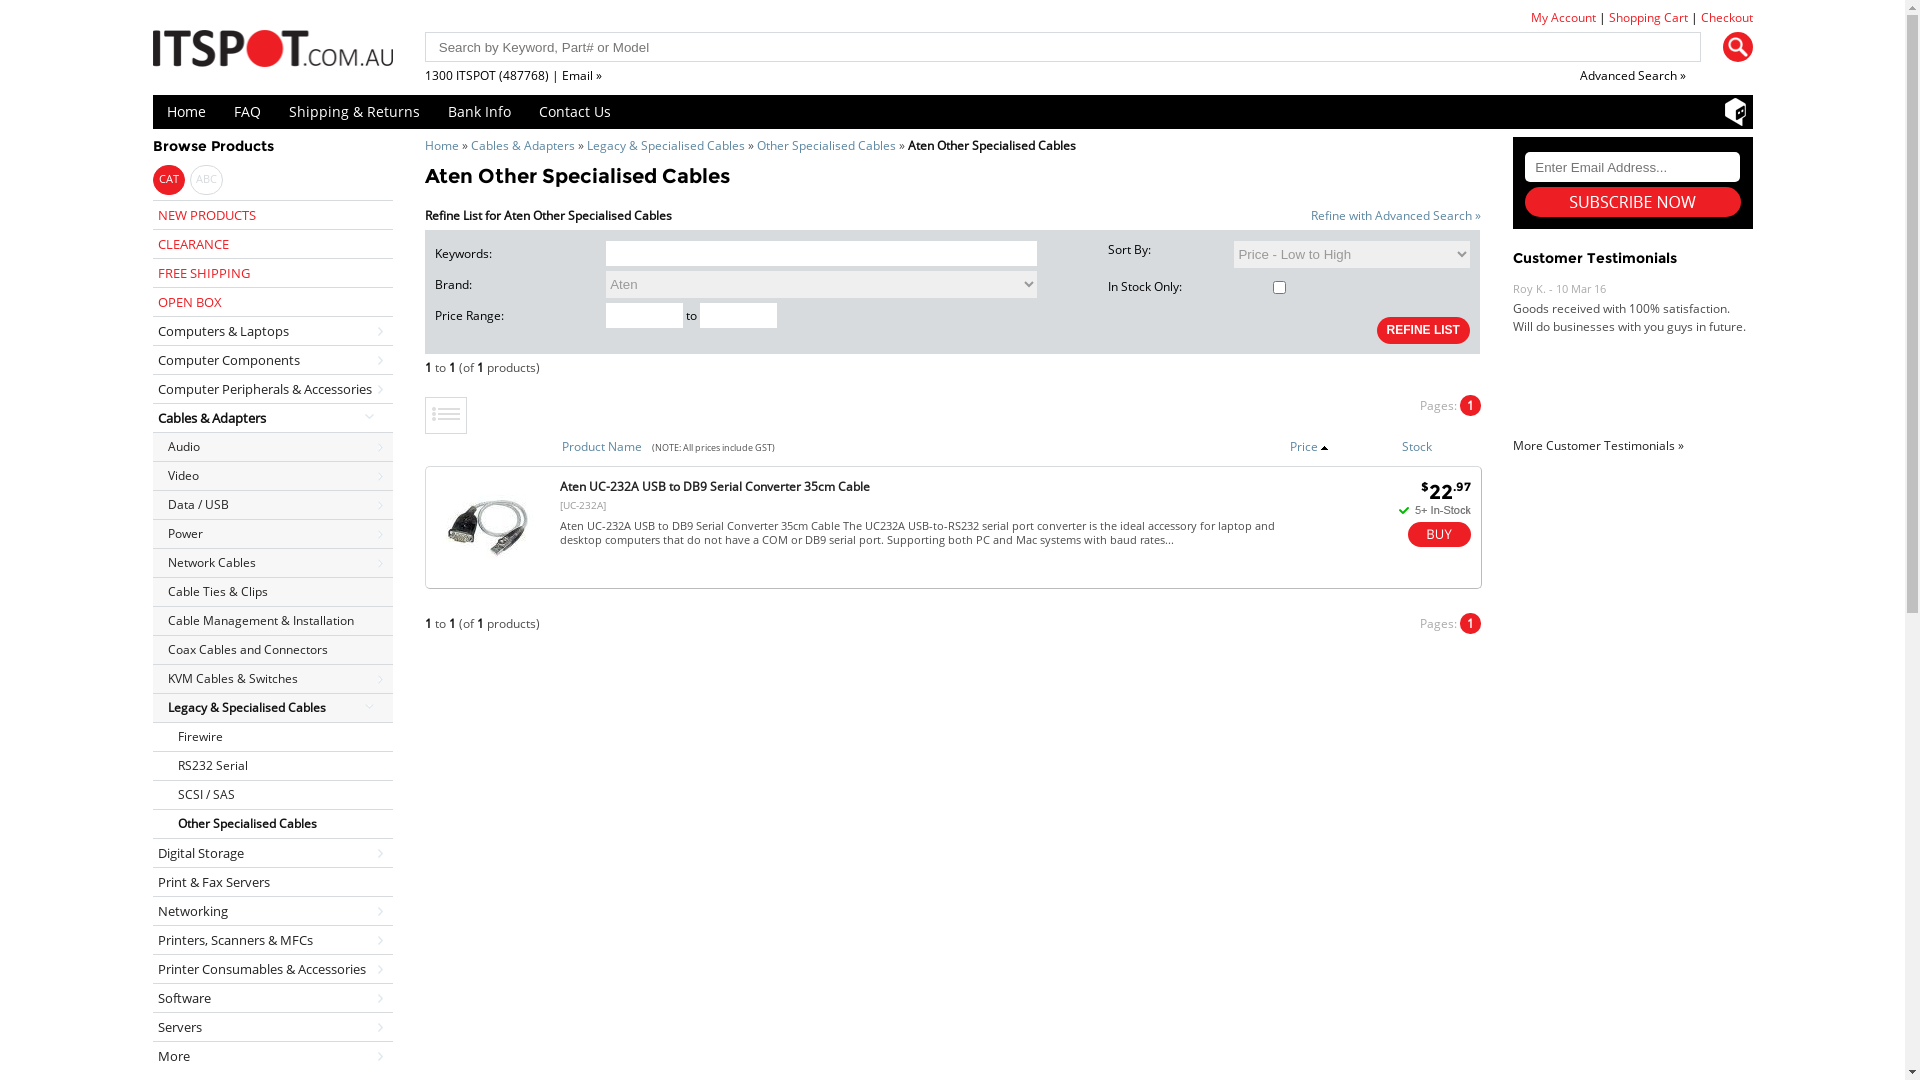  What do you see at coordinates (271, 47) in the screenshot?
I see `'ITSpot Online Computer Store'` at bounding box center [271, 47].